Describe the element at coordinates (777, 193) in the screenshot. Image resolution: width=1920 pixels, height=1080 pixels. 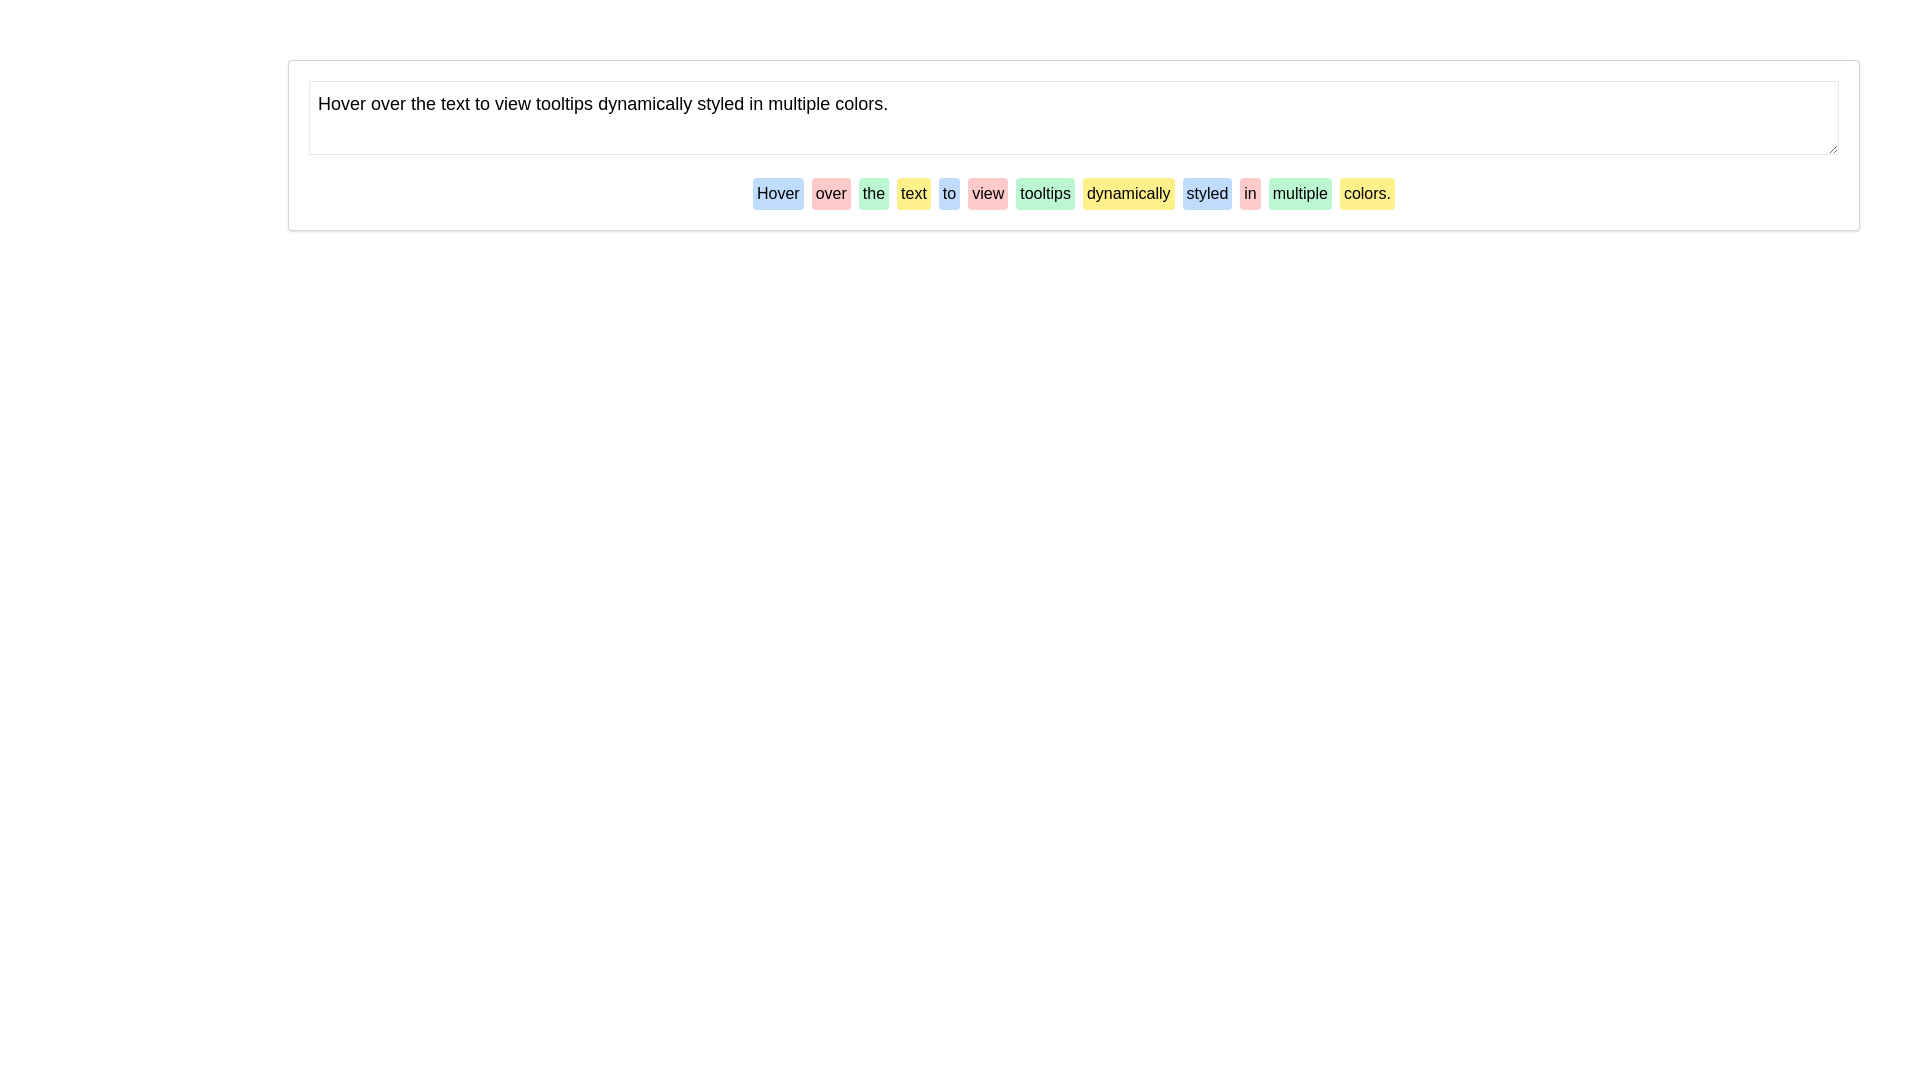
I see `the interactive text element displaying 'HoverHover' with a light blue background and rounded edges` at that location.